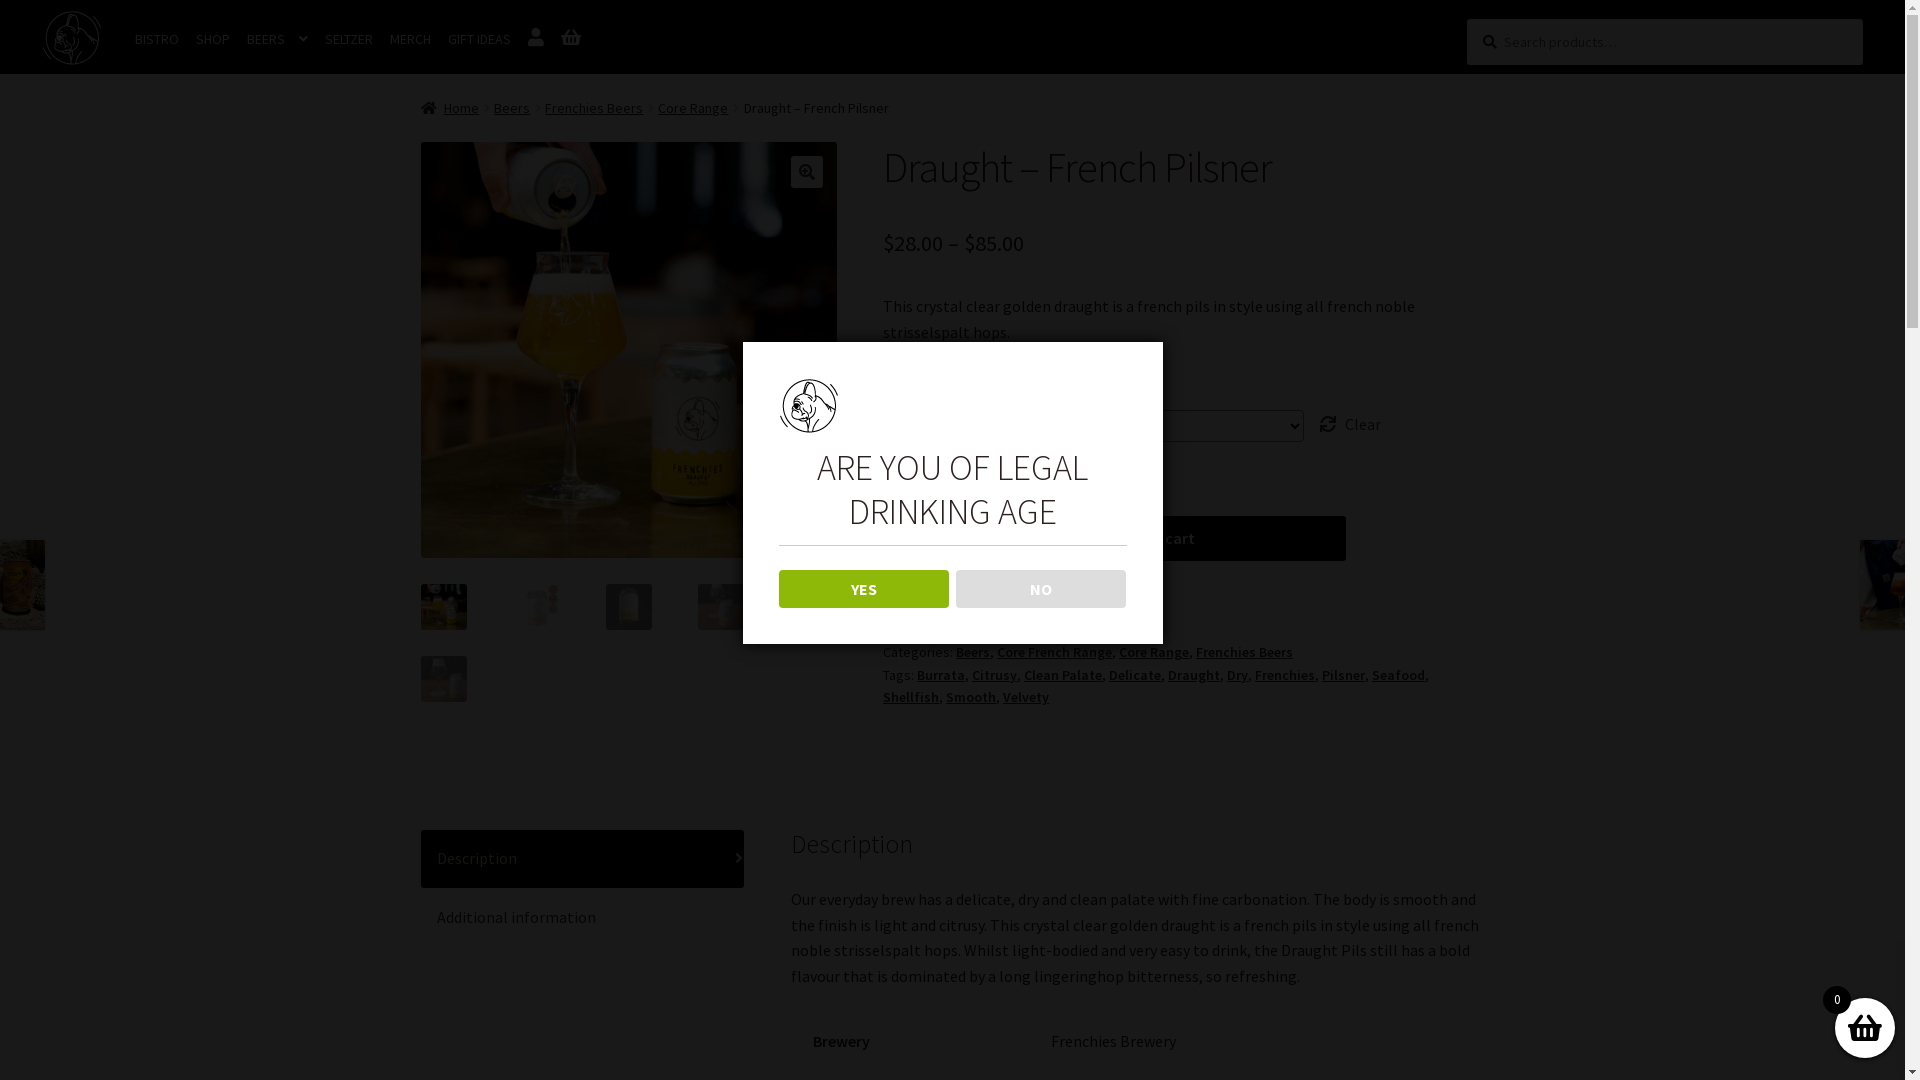 The width and height of the screenshot is (1920, 1080). I want to click on 'Beers', so click(512, 108).